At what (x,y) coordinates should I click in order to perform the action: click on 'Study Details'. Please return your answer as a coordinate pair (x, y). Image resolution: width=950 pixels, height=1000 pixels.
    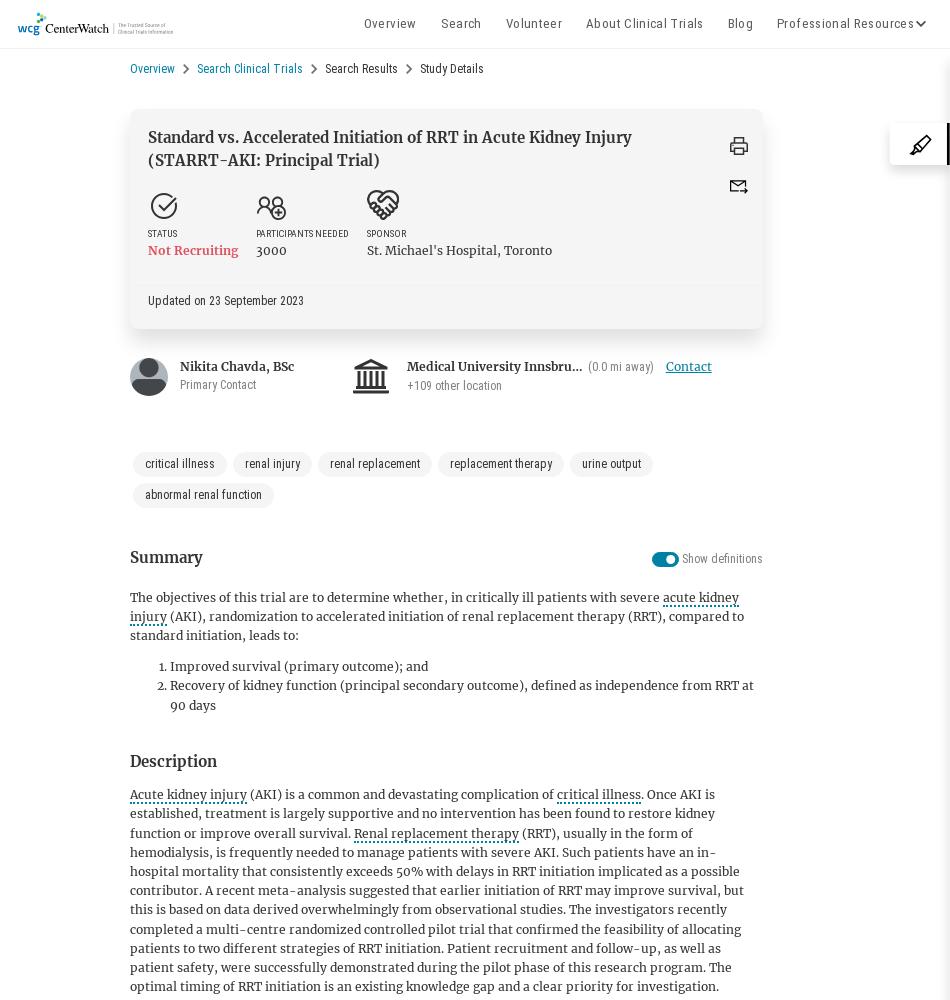
    Looking at the image, I should click on (451, 68).